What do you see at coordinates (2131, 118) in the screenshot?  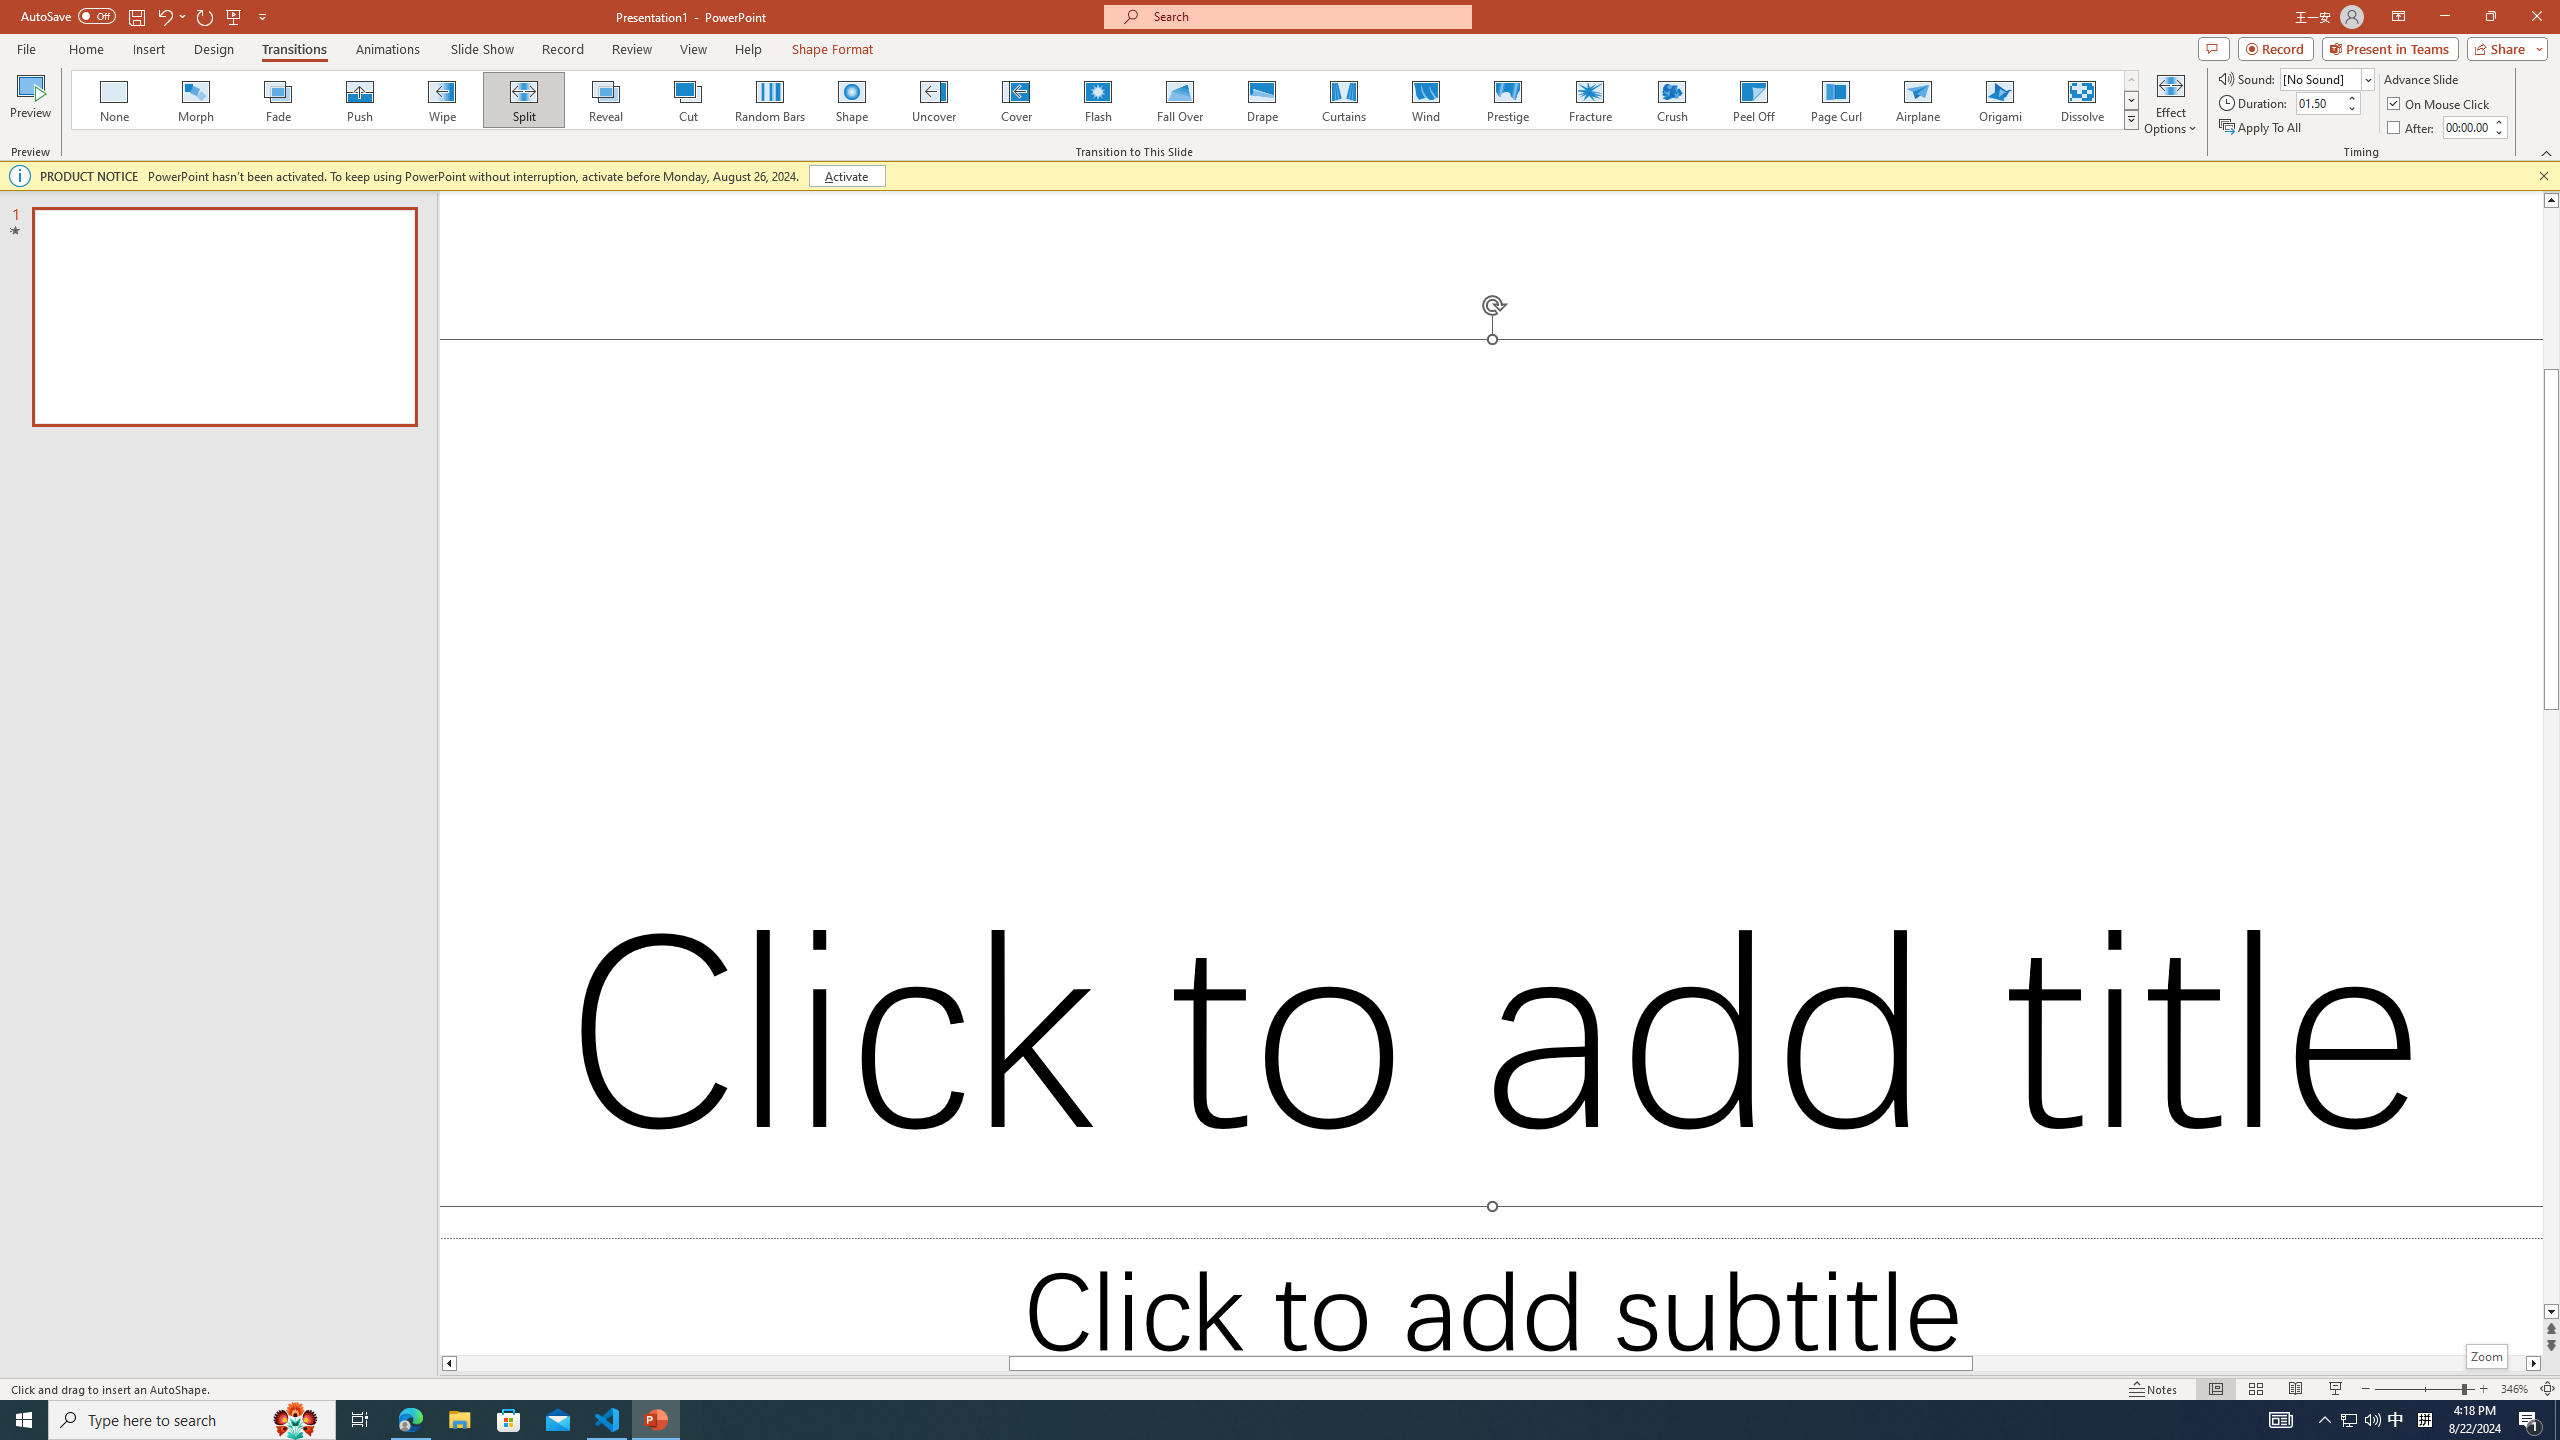 I see `'Transition Effects'` at bounding box center [2131, 118].